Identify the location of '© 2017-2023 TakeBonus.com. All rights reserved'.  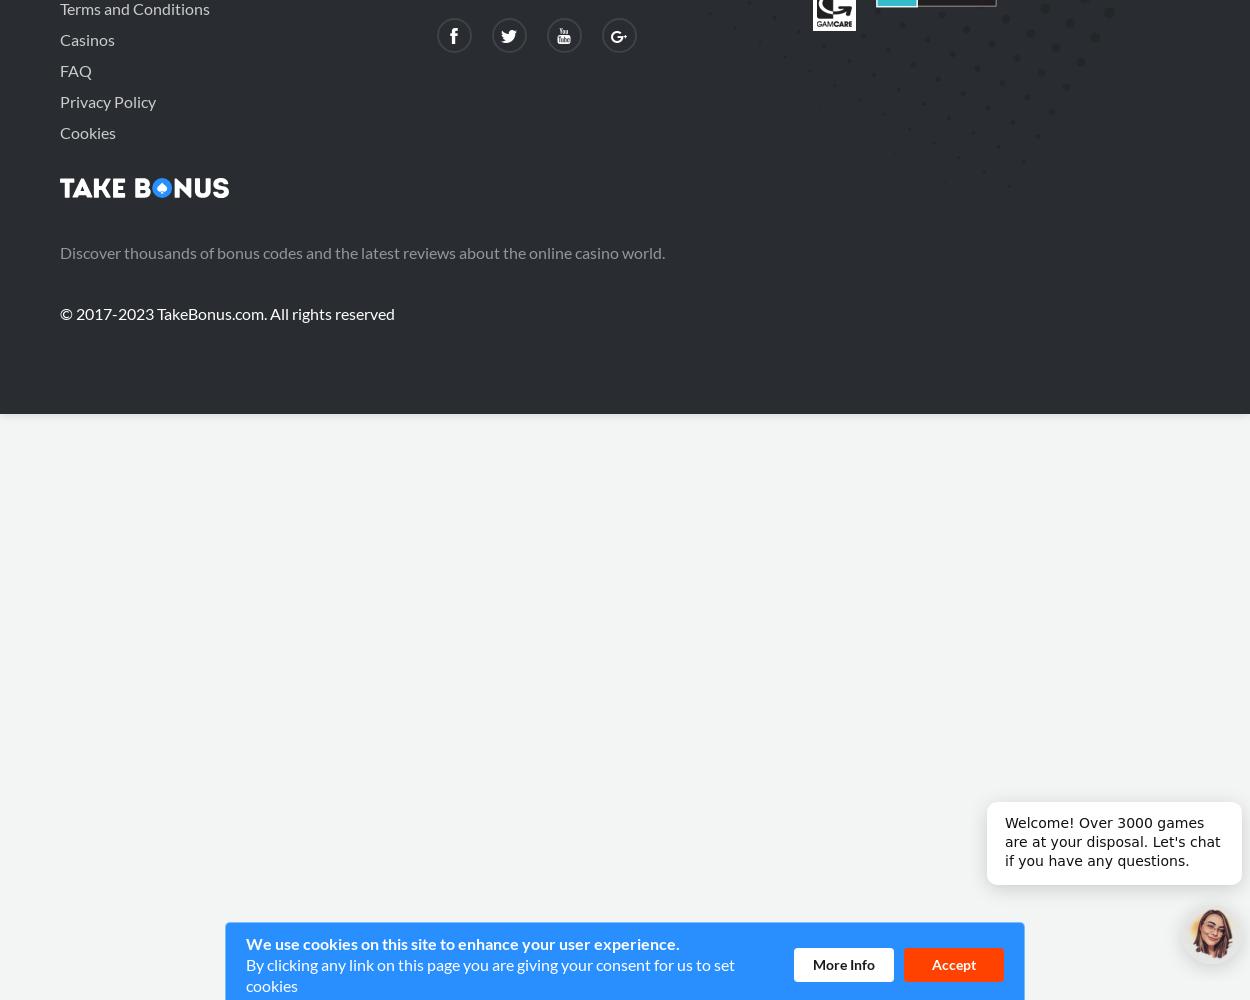
(226, 312).